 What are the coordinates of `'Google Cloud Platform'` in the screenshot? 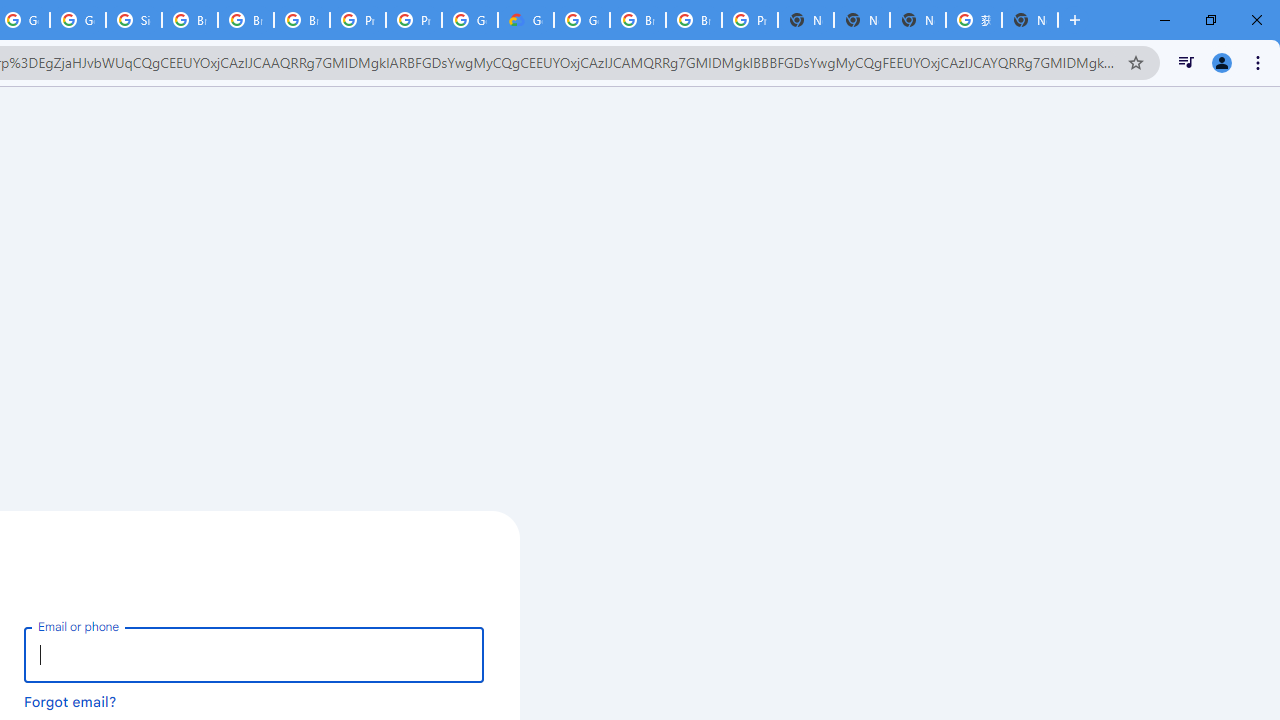 It's located at (581, 20).